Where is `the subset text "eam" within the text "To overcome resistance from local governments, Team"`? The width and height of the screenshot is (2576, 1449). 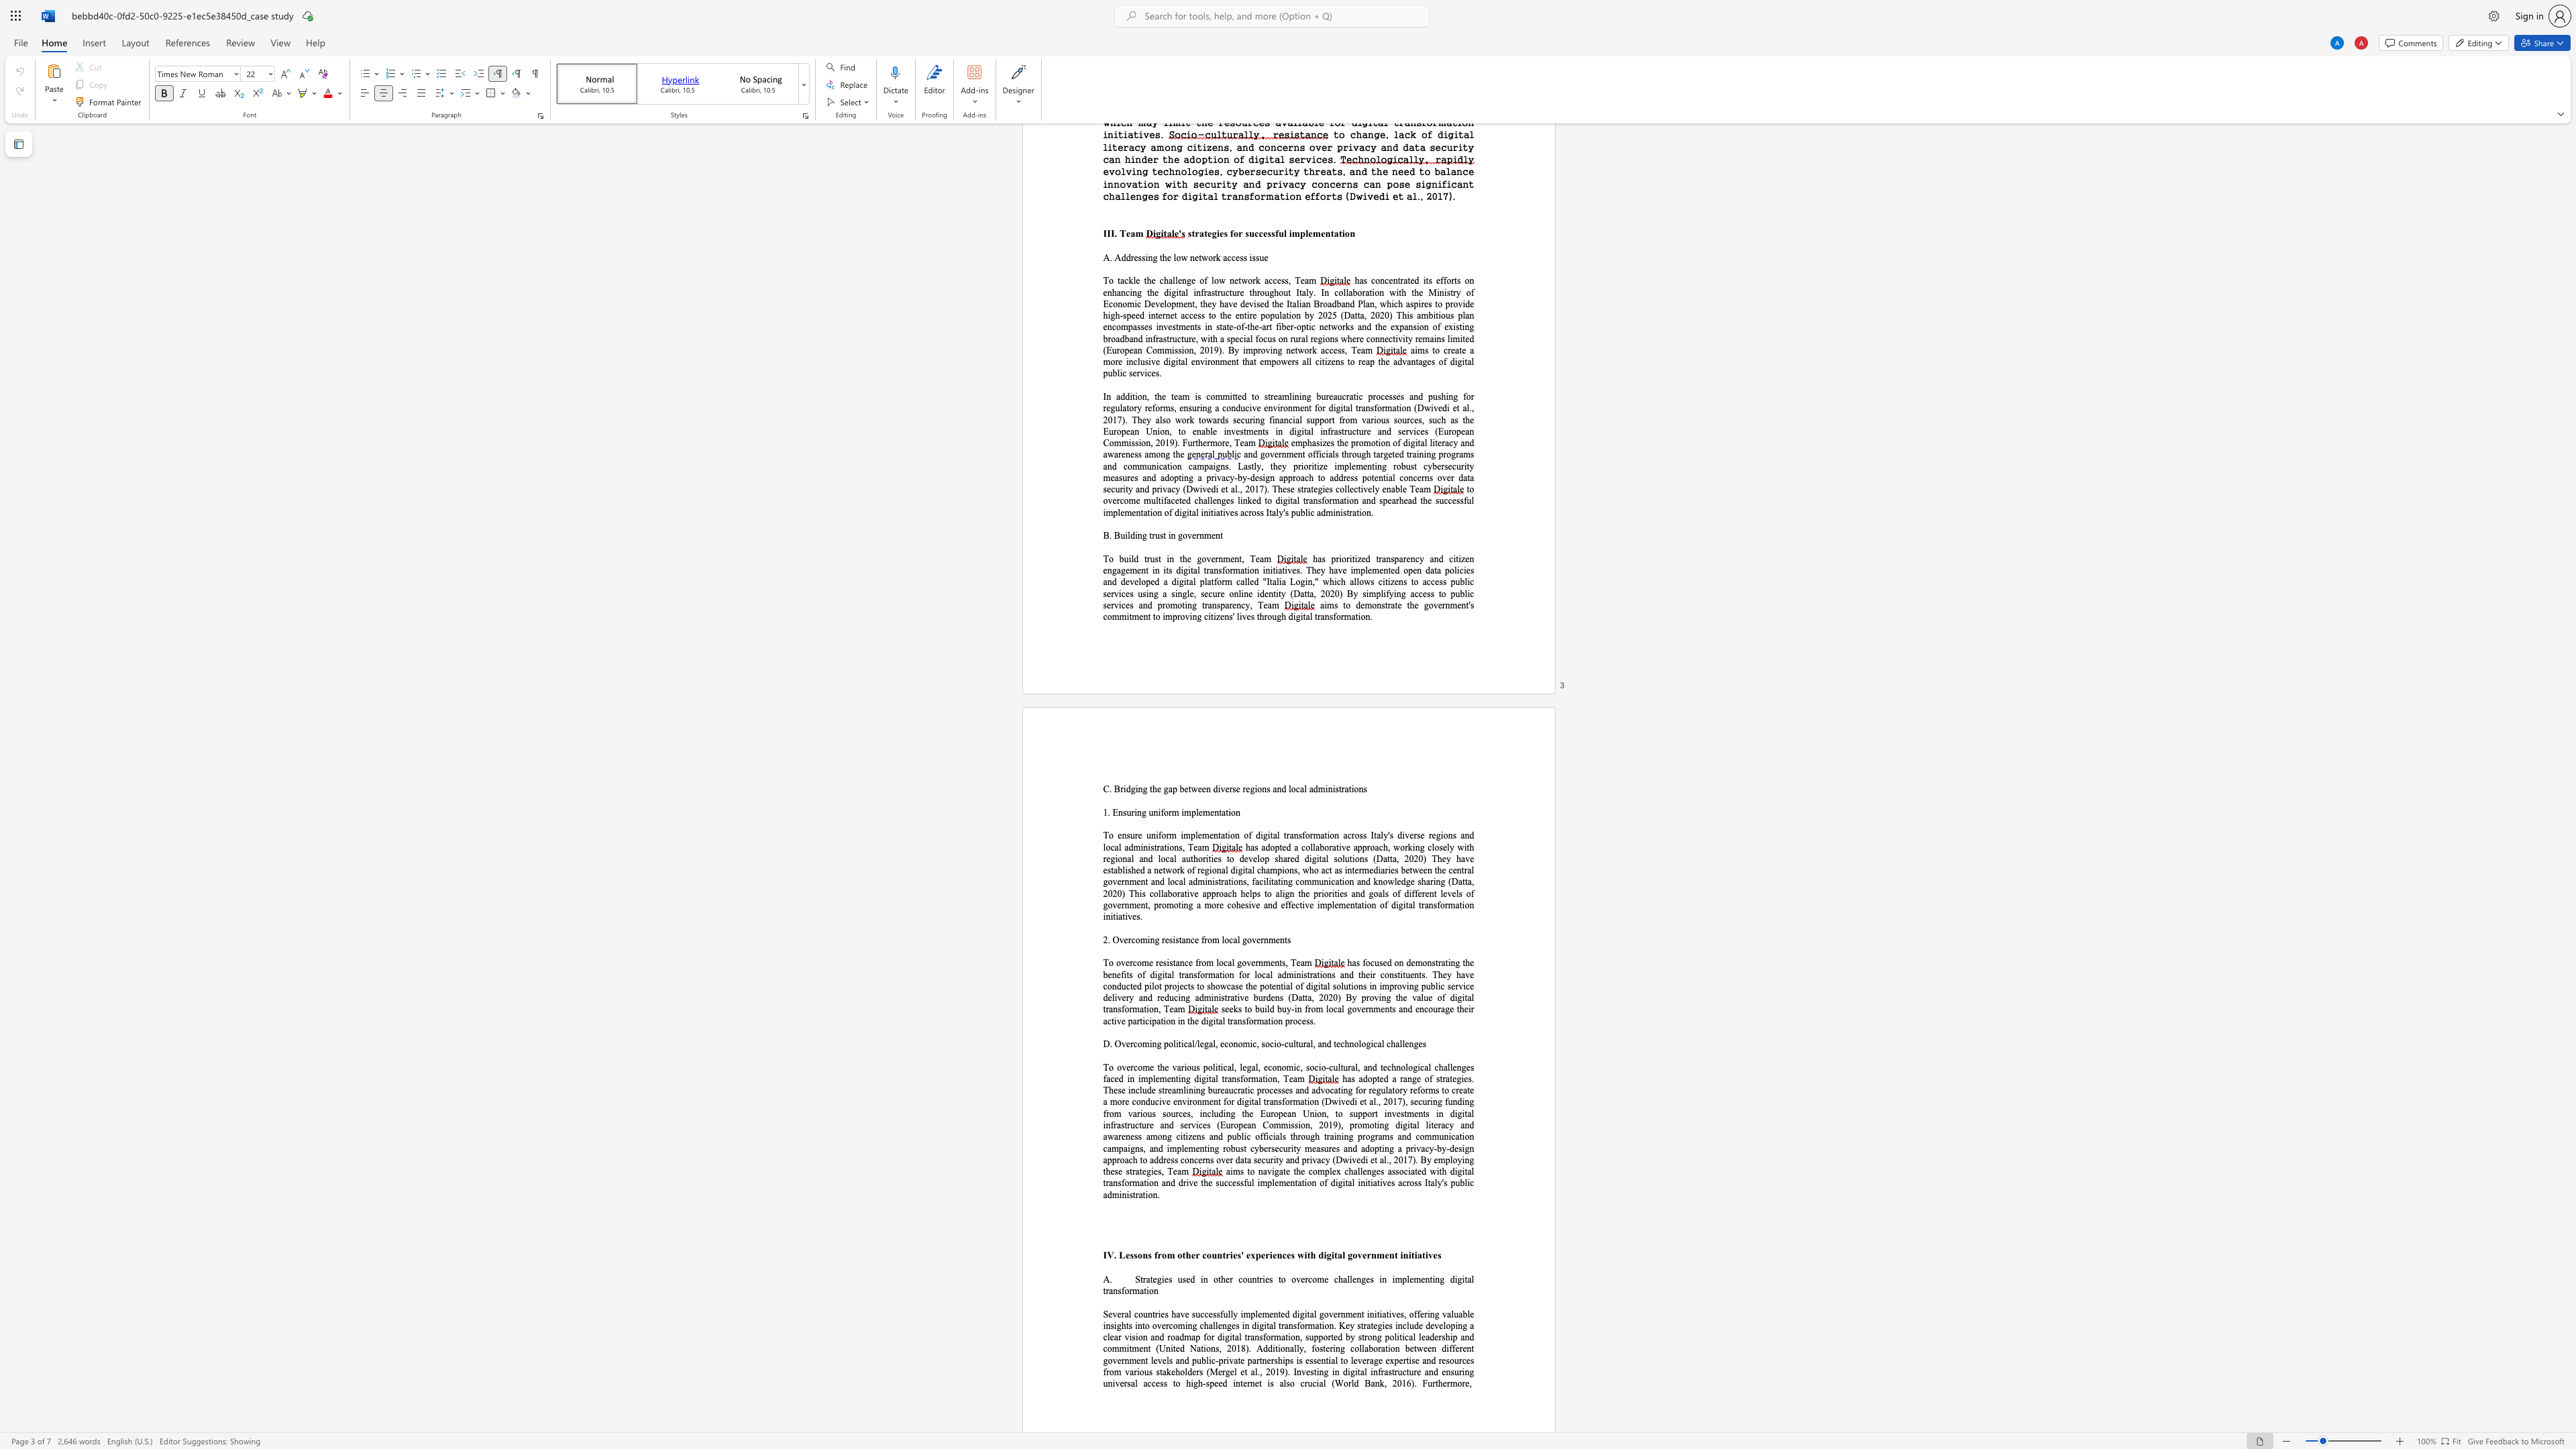
the subset text "eam" within the text "To overcome resistance from local governments, Team" is located at coordinates (1296, 961).